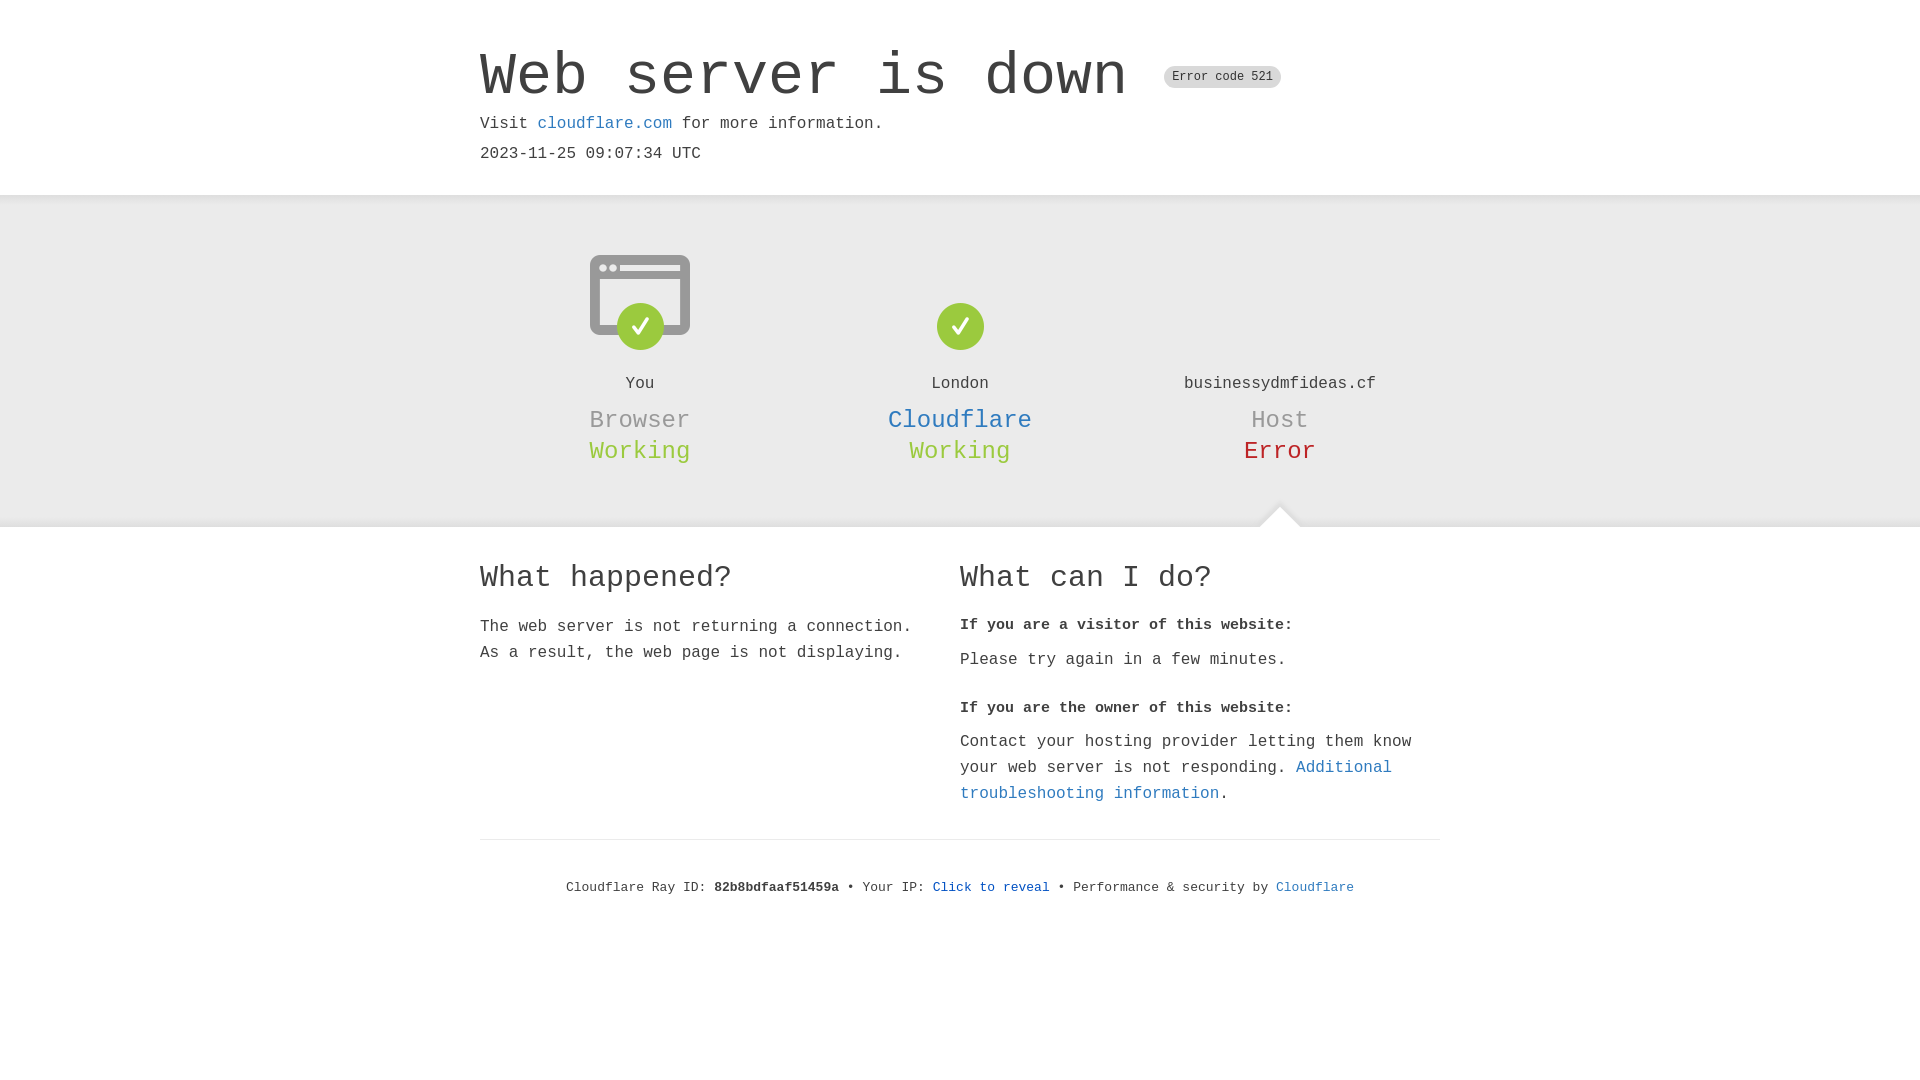  I want to click on 'cloudflare.com', so click(603, 123).